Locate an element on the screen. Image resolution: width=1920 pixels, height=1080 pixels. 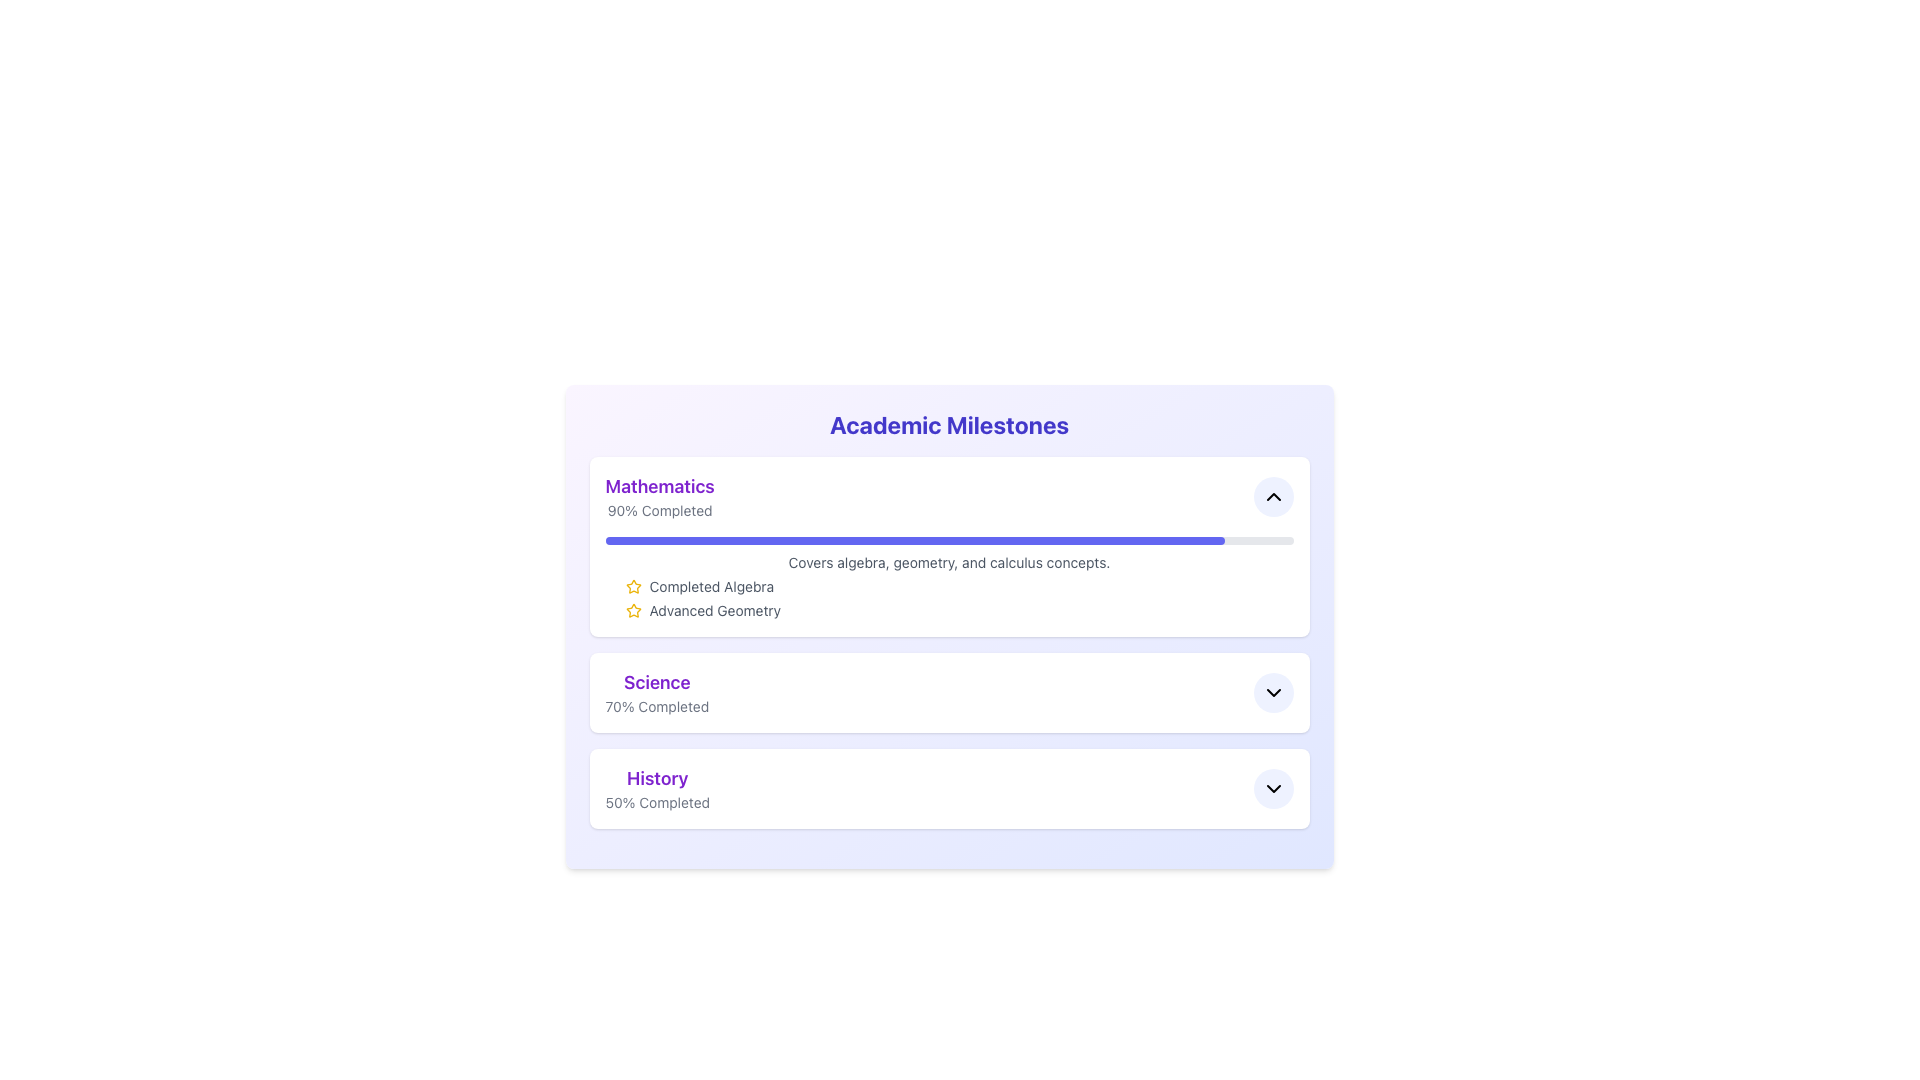
the Text Label indicating the completion status for the Science subject, which displays the percentage format of completion located beneath the 'Science' heading in the Academic Milestones interface is located at coordinates (657, 705).